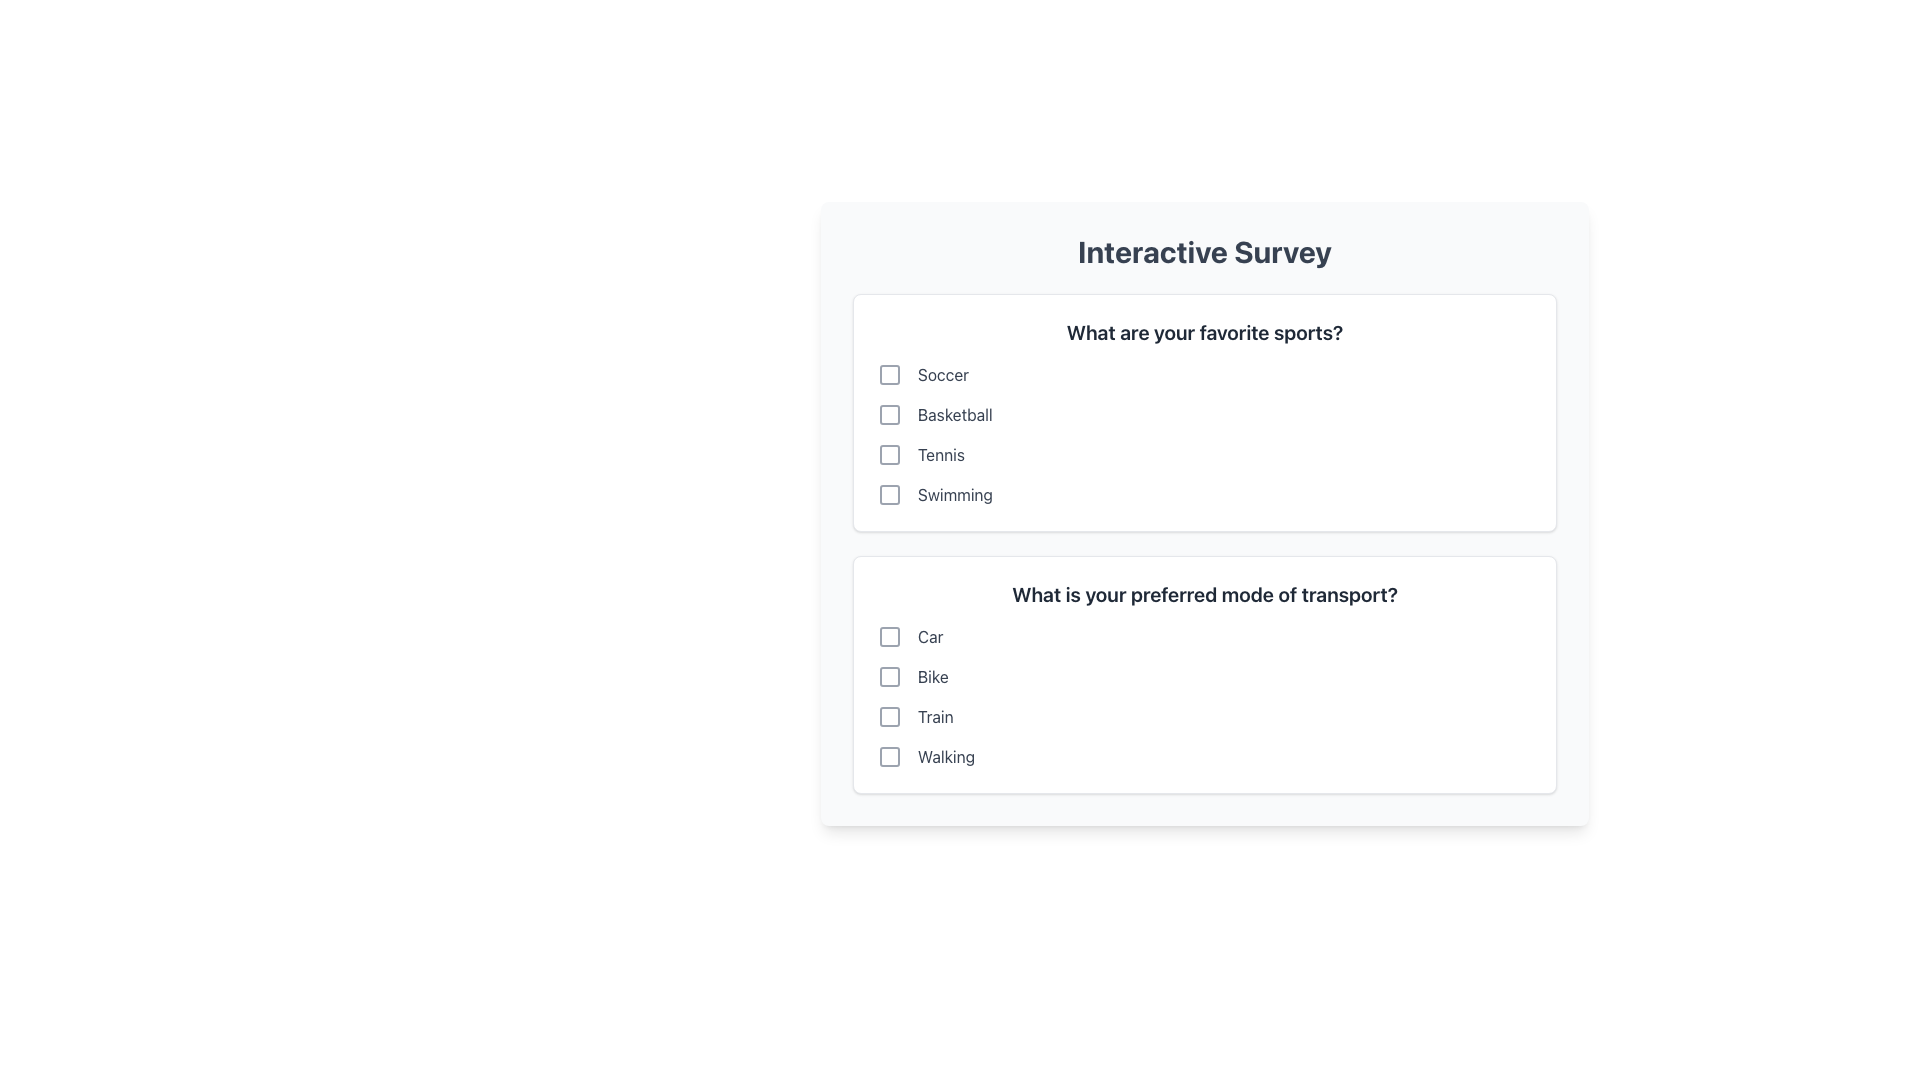 The height and width of the screenshot is (1080, 1920). What do you see at coordinates (888, 756) in the screenshot?
I see `the checkbox labeled 'Walking', which is the first element` at bounding box center [888, 756].